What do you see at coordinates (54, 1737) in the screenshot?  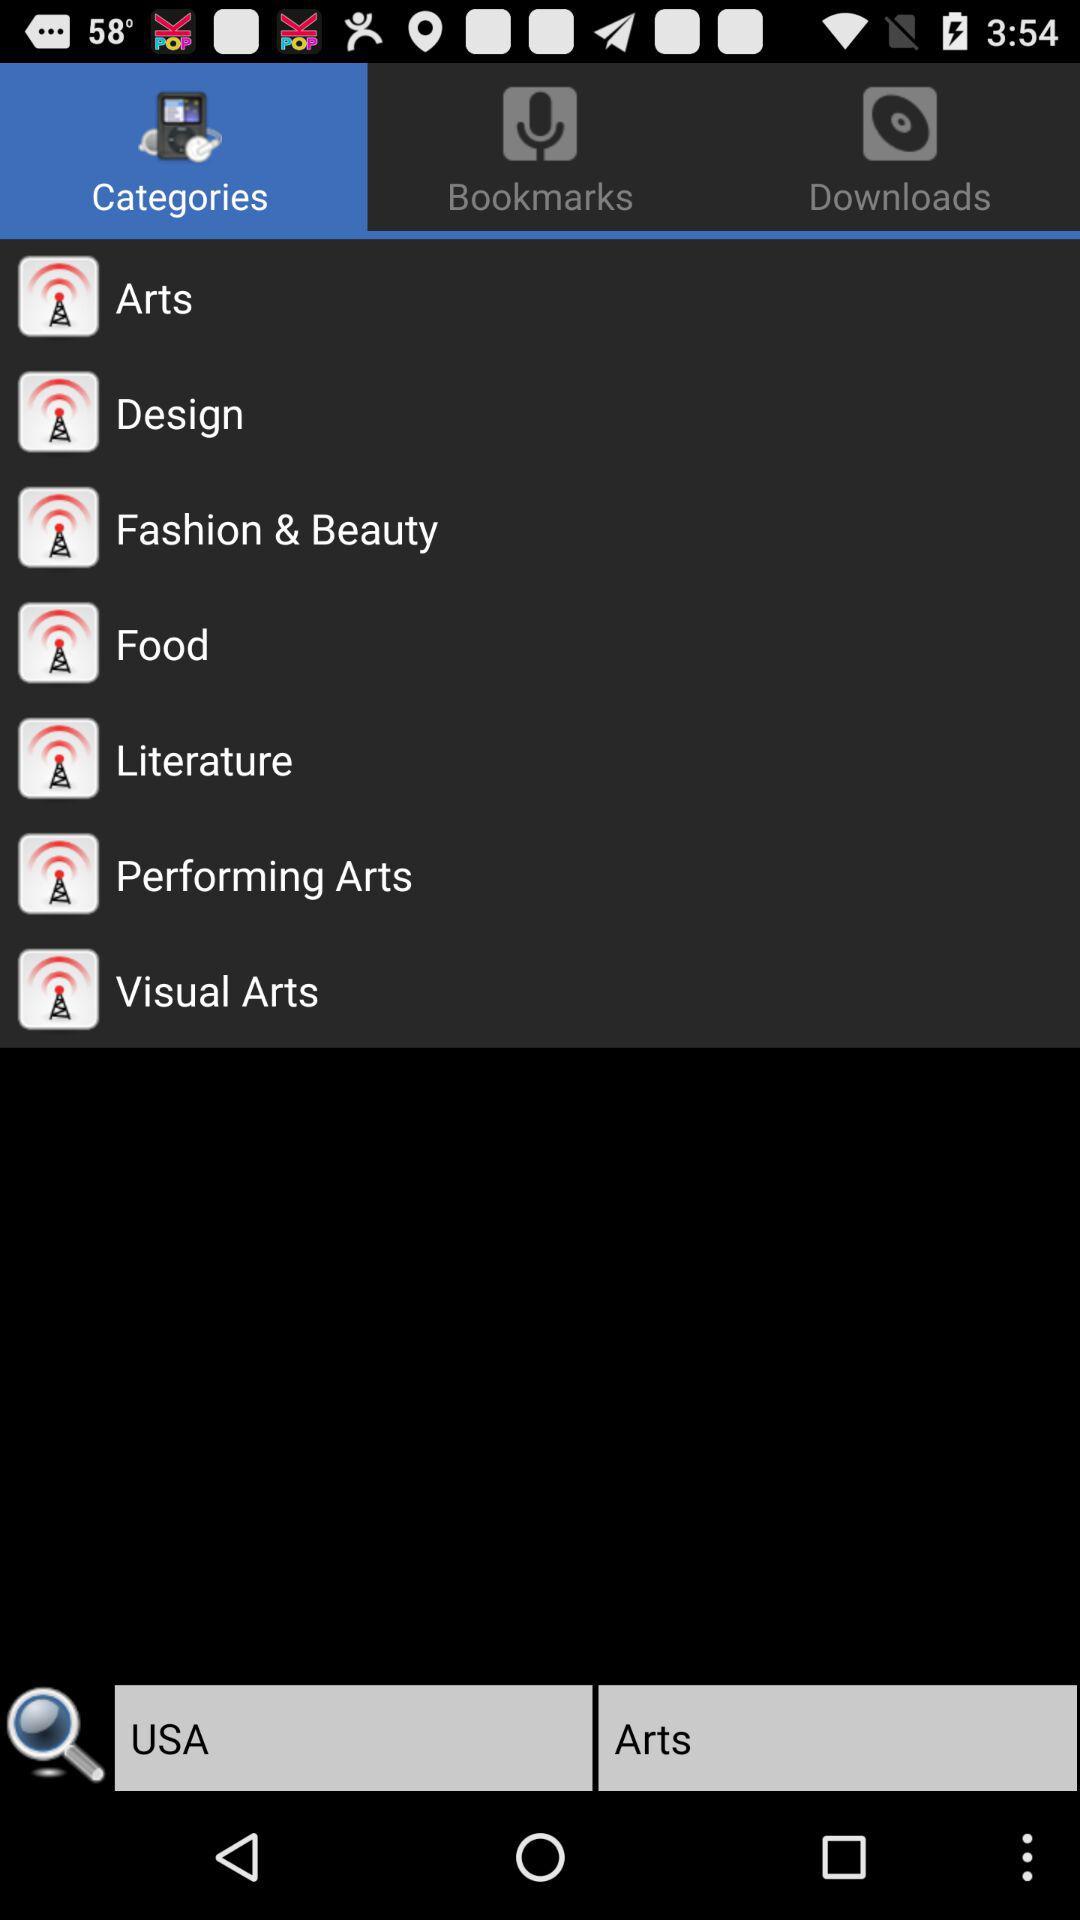 I see `the app to the left of usa app` at bounding box center [54, 1737].